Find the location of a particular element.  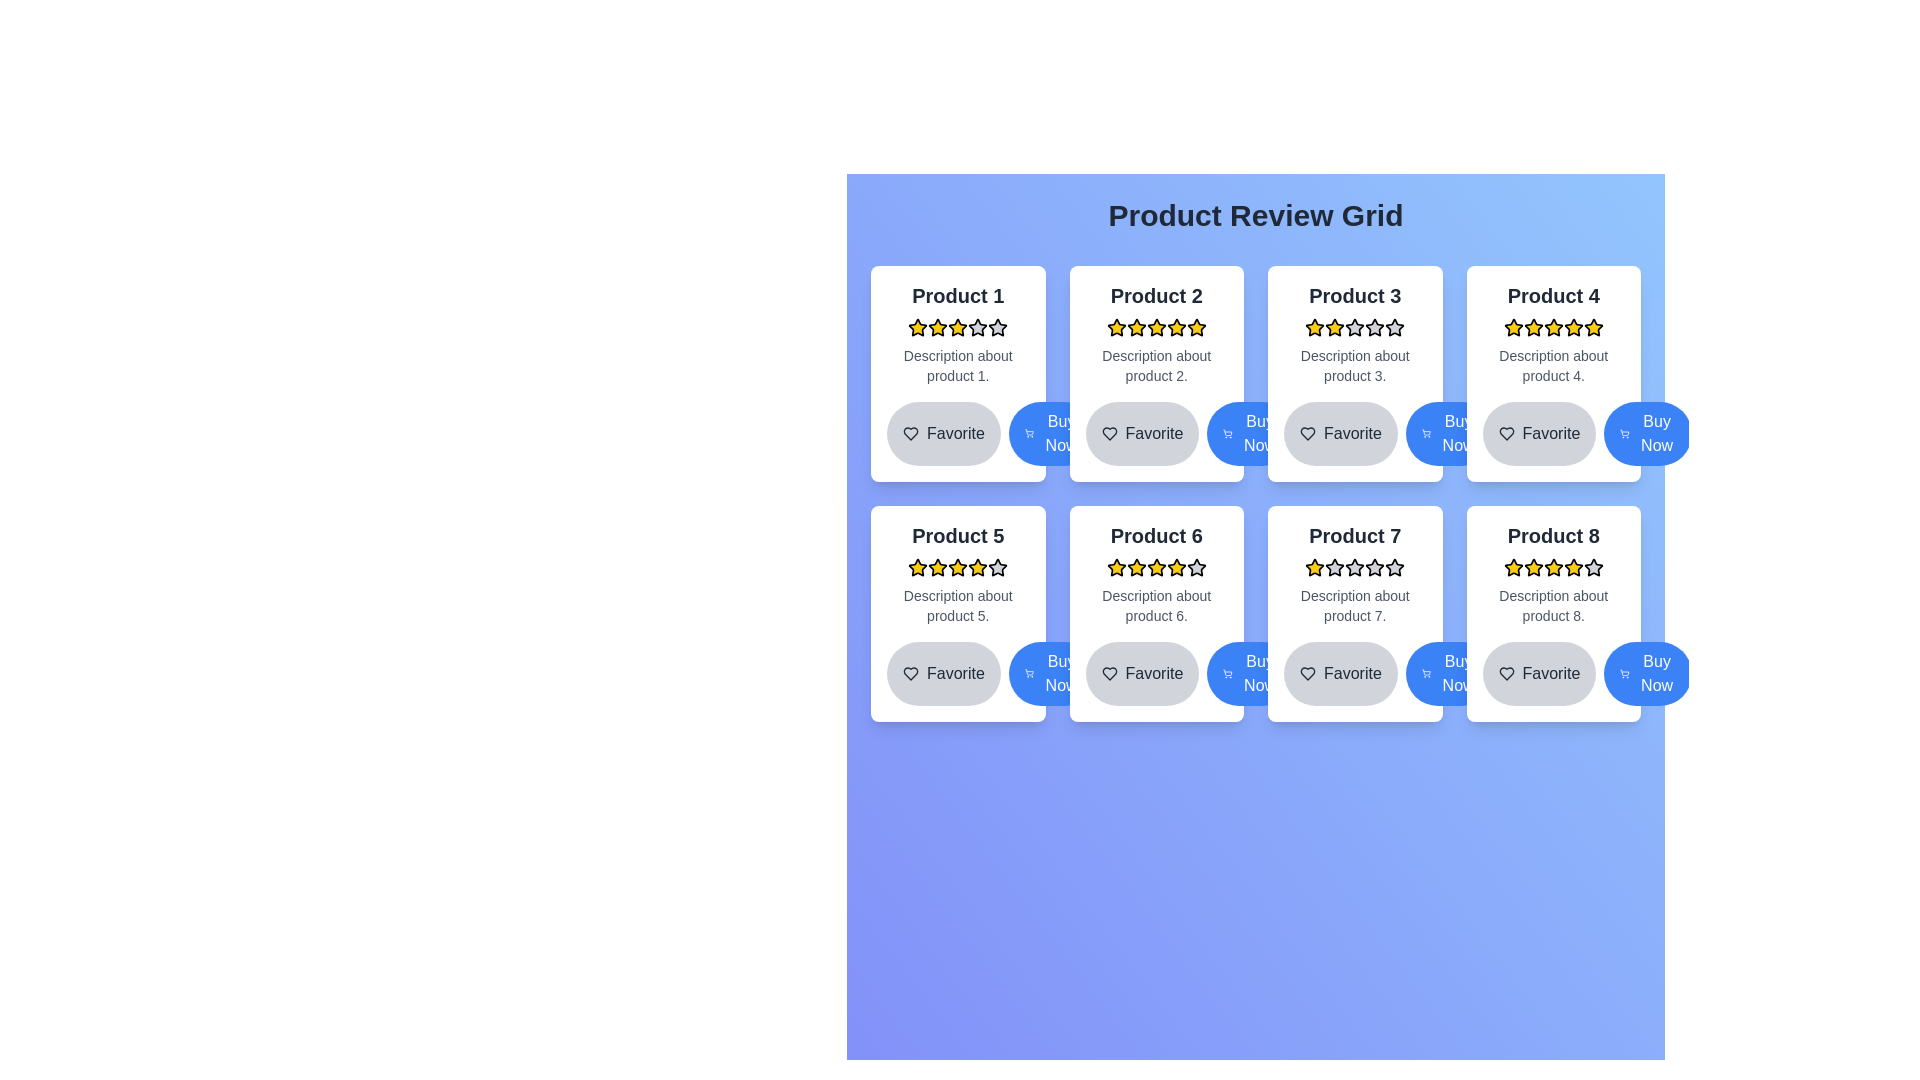

the heart-shaped icon next to the 'Favorite' text label to mark the product as favorite is located at coordinates (1308, 674).